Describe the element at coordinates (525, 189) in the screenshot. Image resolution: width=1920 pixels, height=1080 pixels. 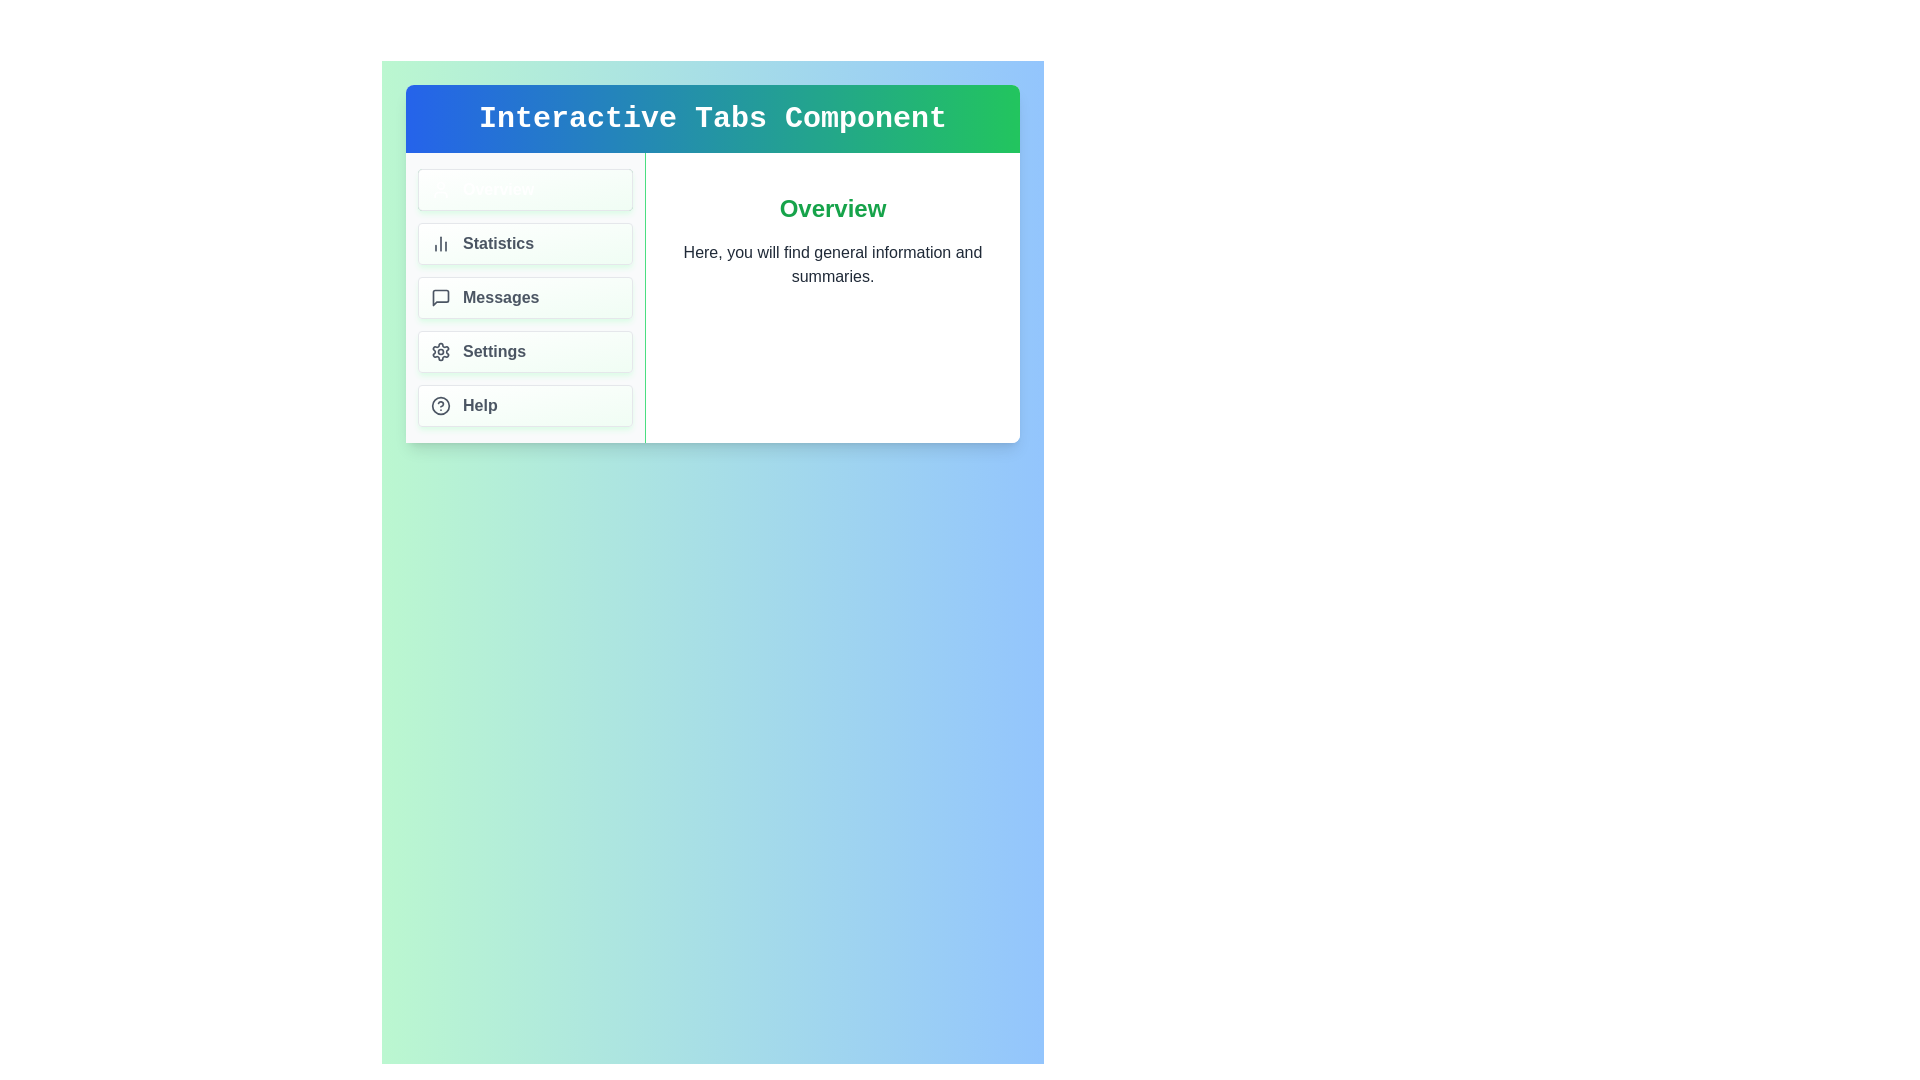
I see `the tab labeled Overview` at that location.